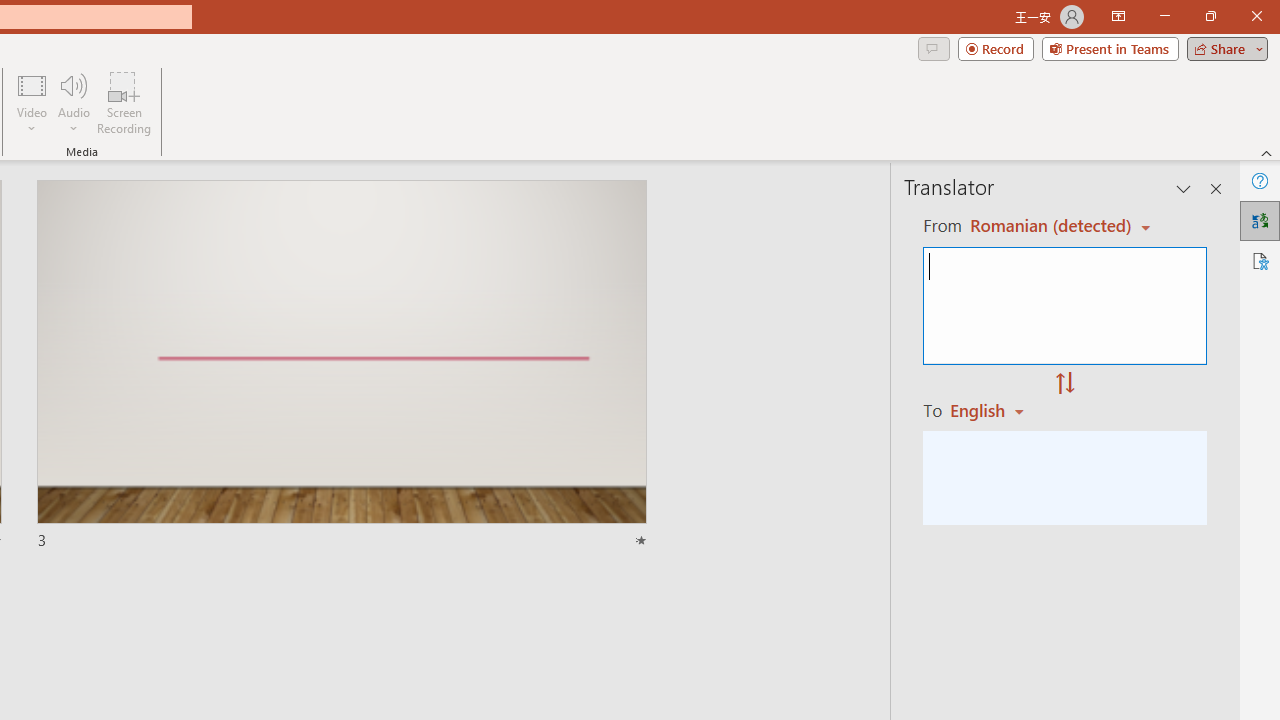 The width and height of the screenshot is (1280, 720). What do you see at coordinates (1209, 16) in the screenshot?
I see `'Restore Down'` at bounding box center [1209, 16].